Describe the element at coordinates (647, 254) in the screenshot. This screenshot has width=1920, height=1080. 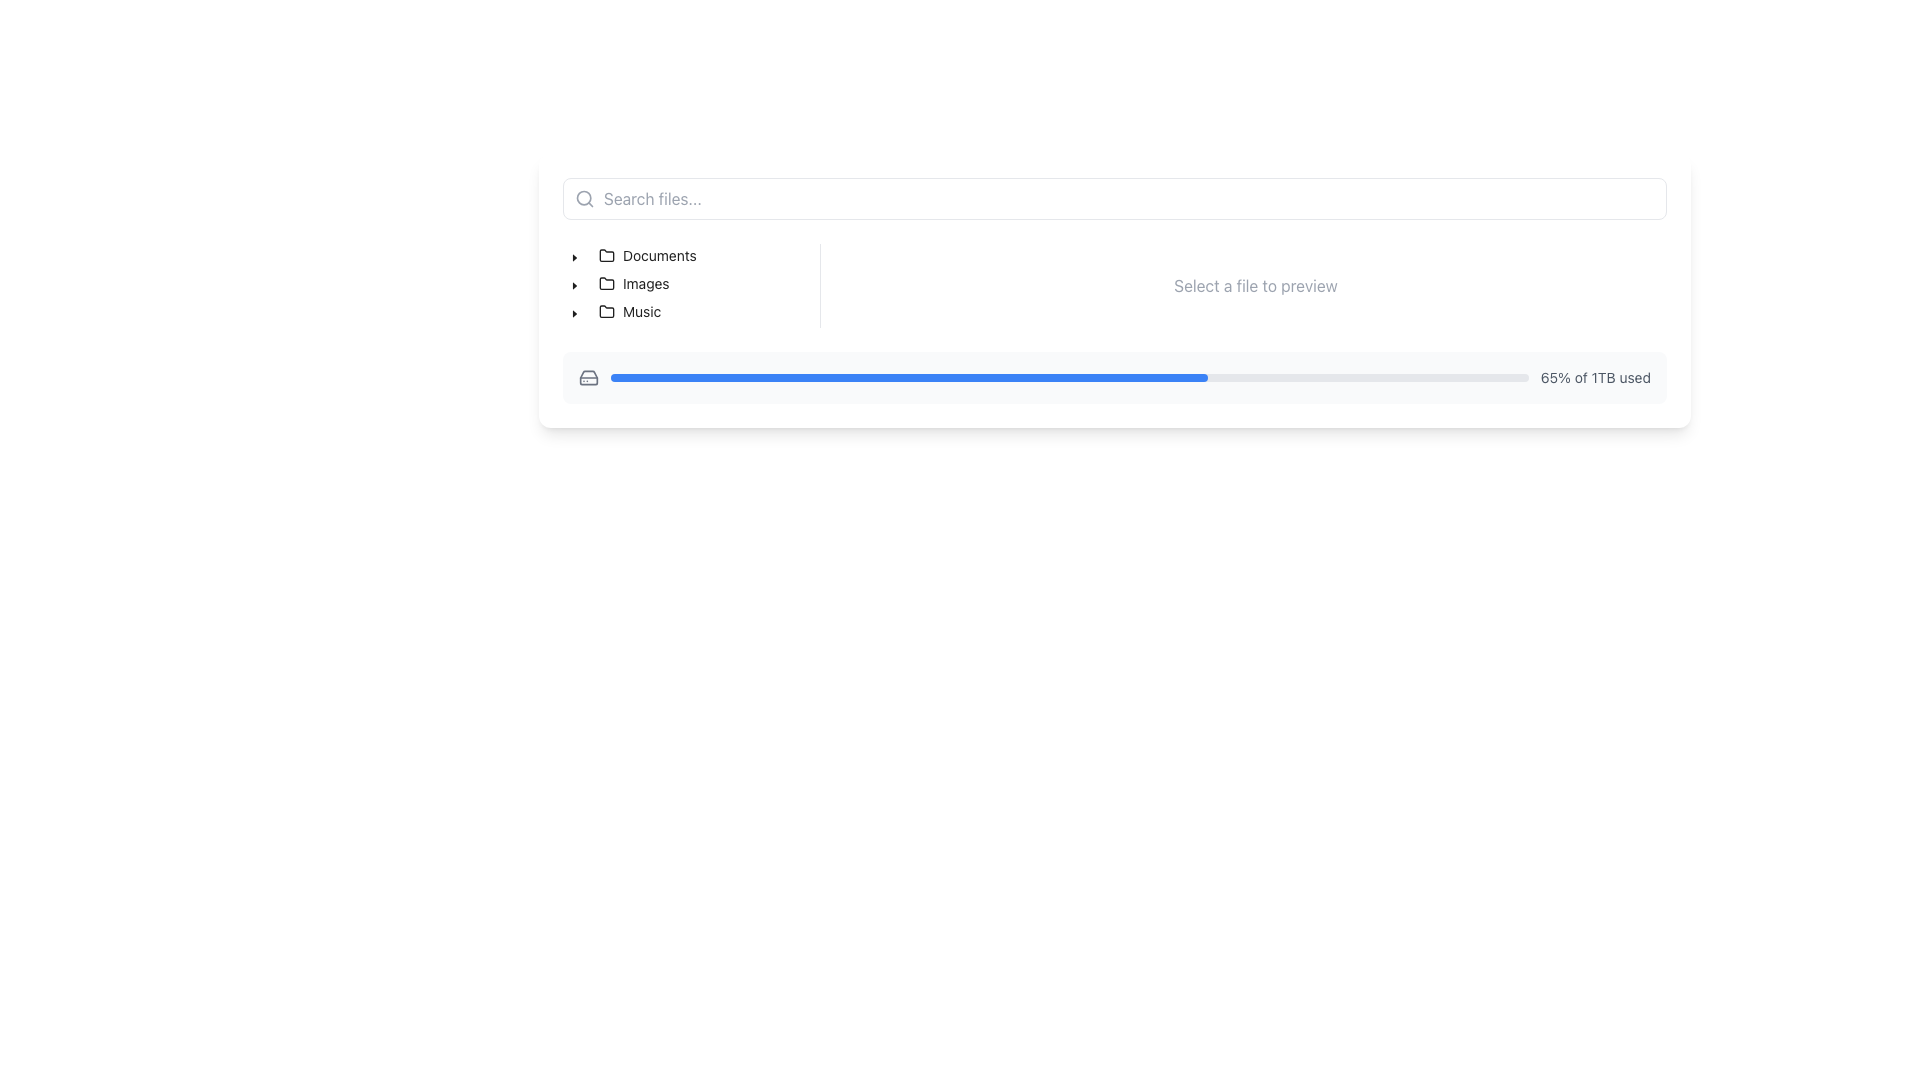
I see `the 'Documents' label` at that location.